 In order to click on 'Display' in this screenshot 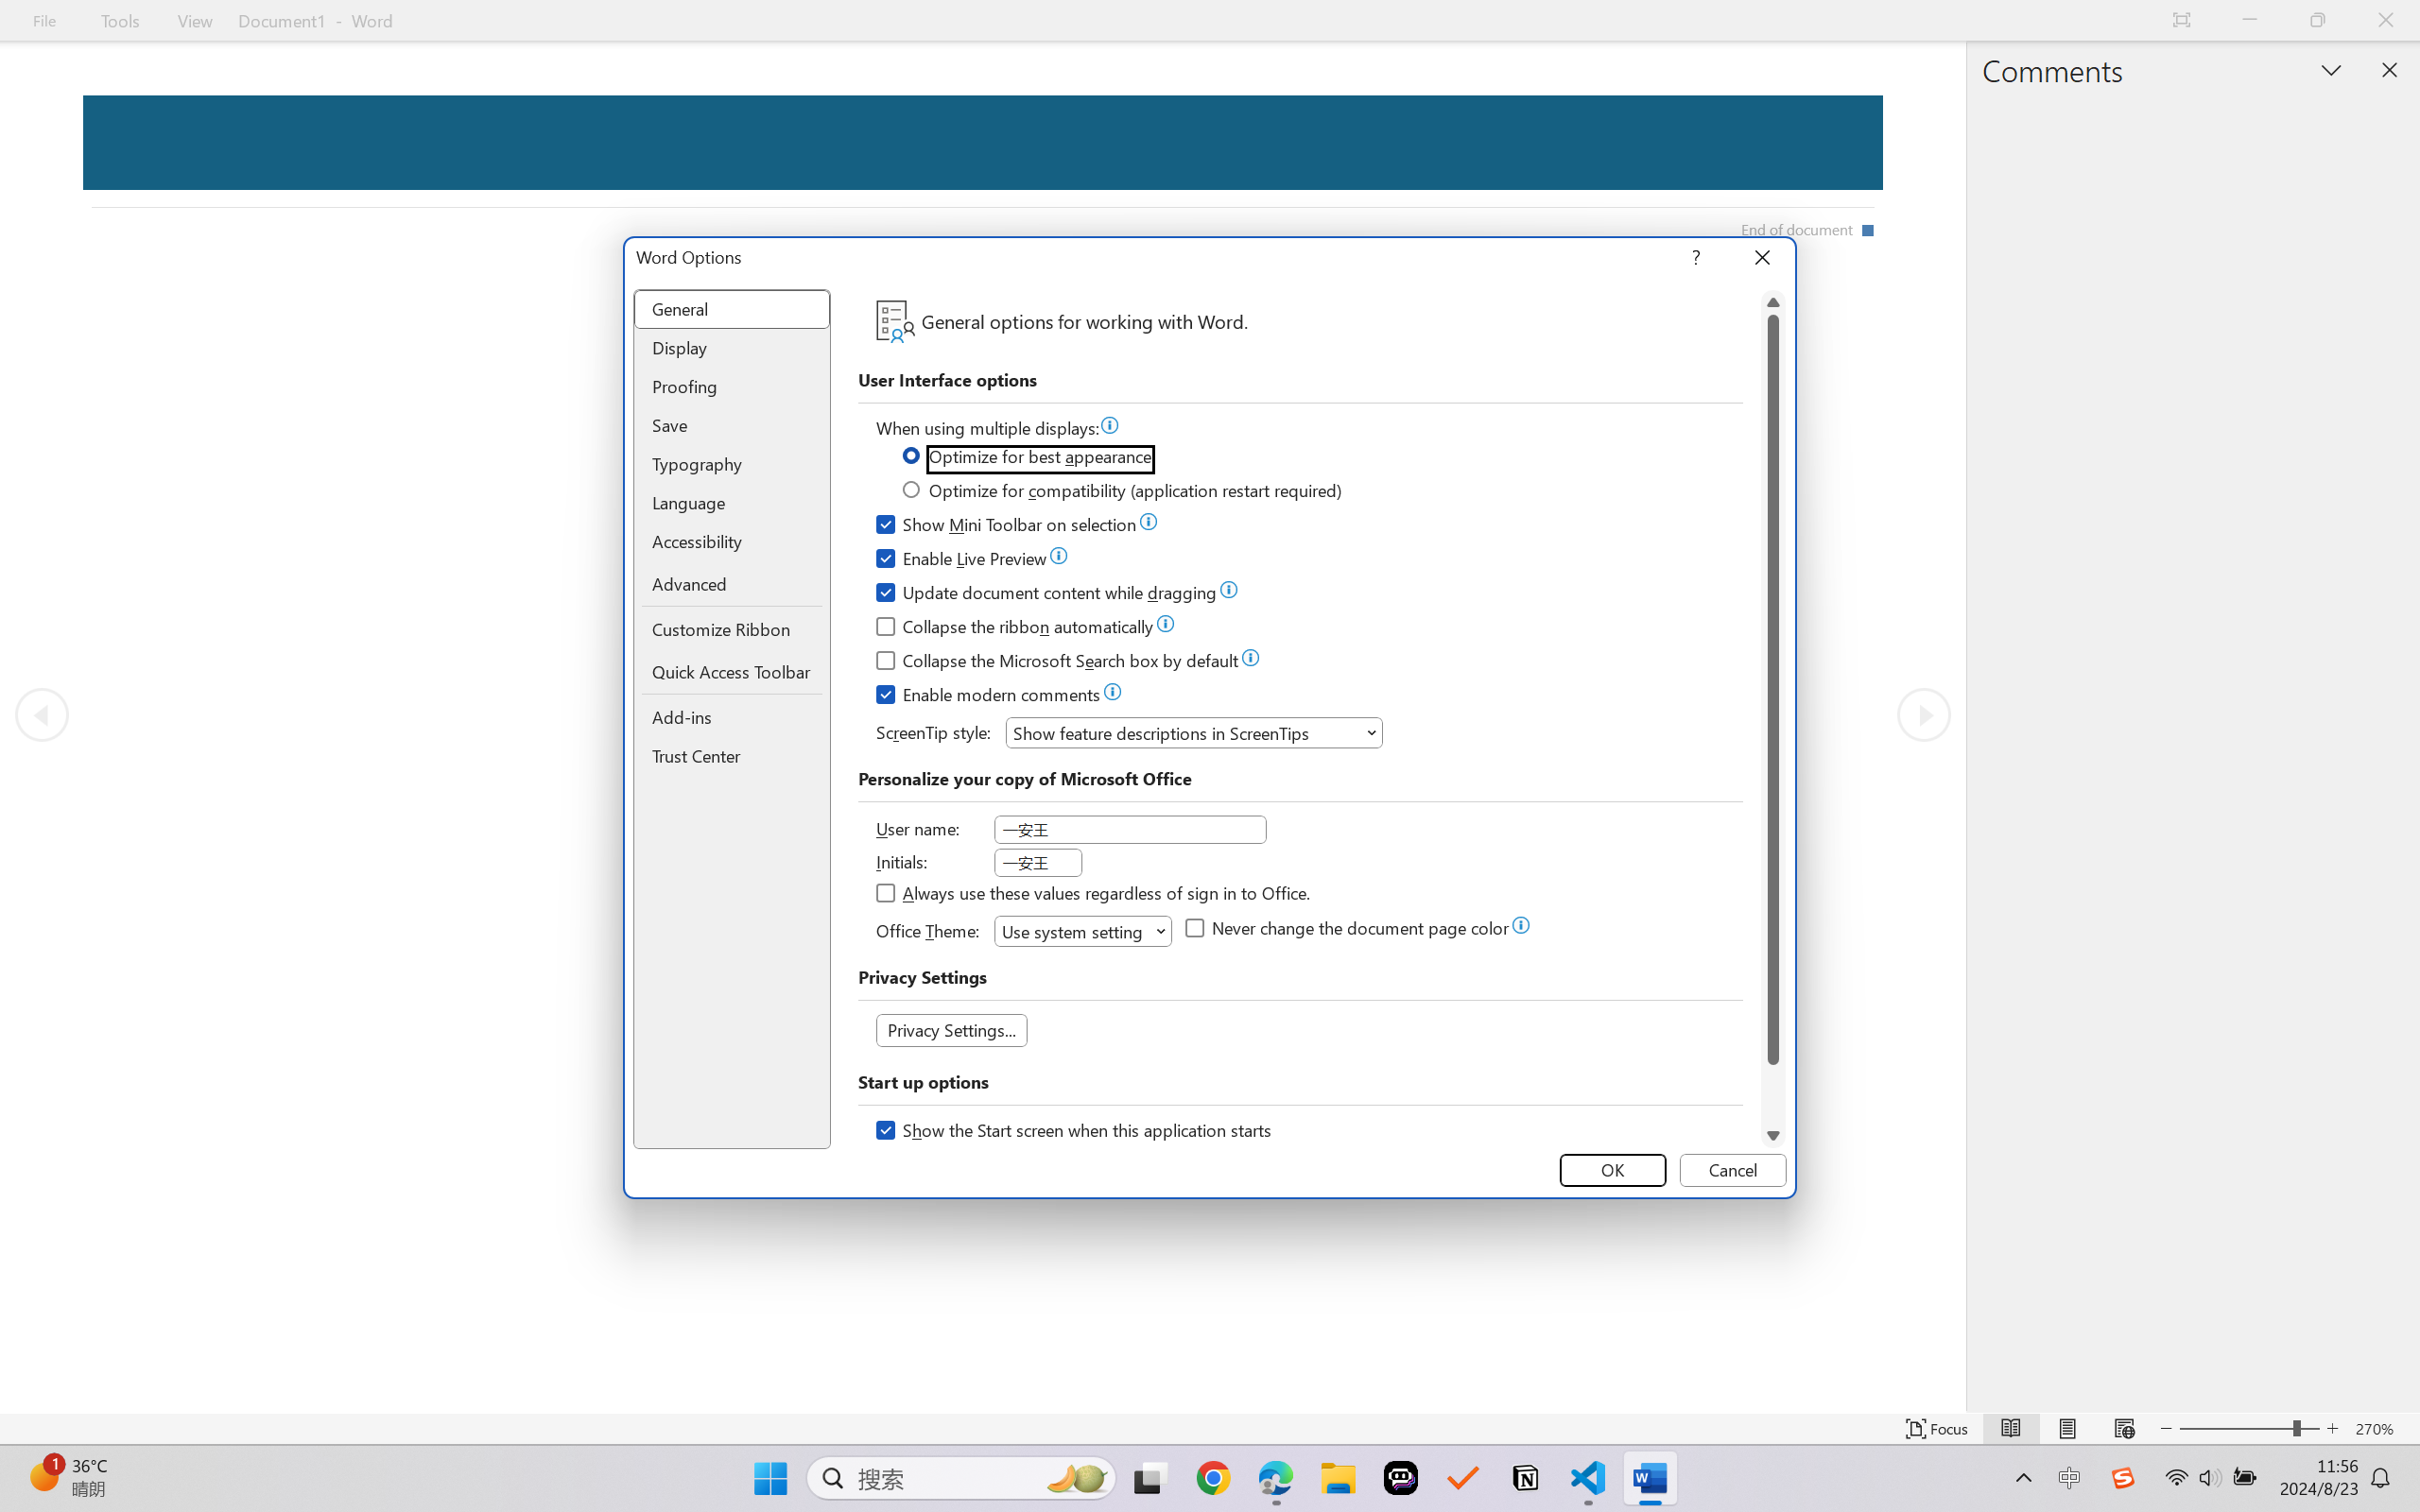, I will do `click(732, 348)`.